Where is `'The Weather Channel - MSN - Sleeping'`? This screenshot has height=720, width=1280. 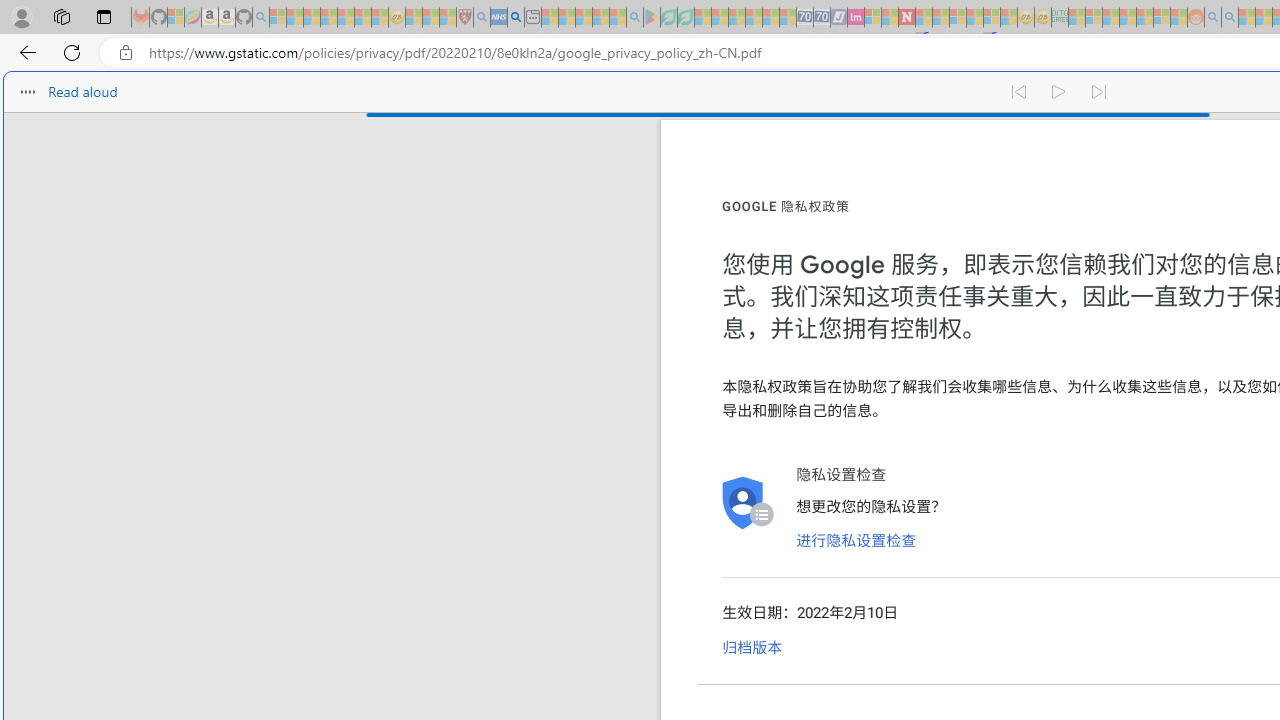 'The Weather Channel - MSN - Sleeping' is located at coordinates (310, 17).